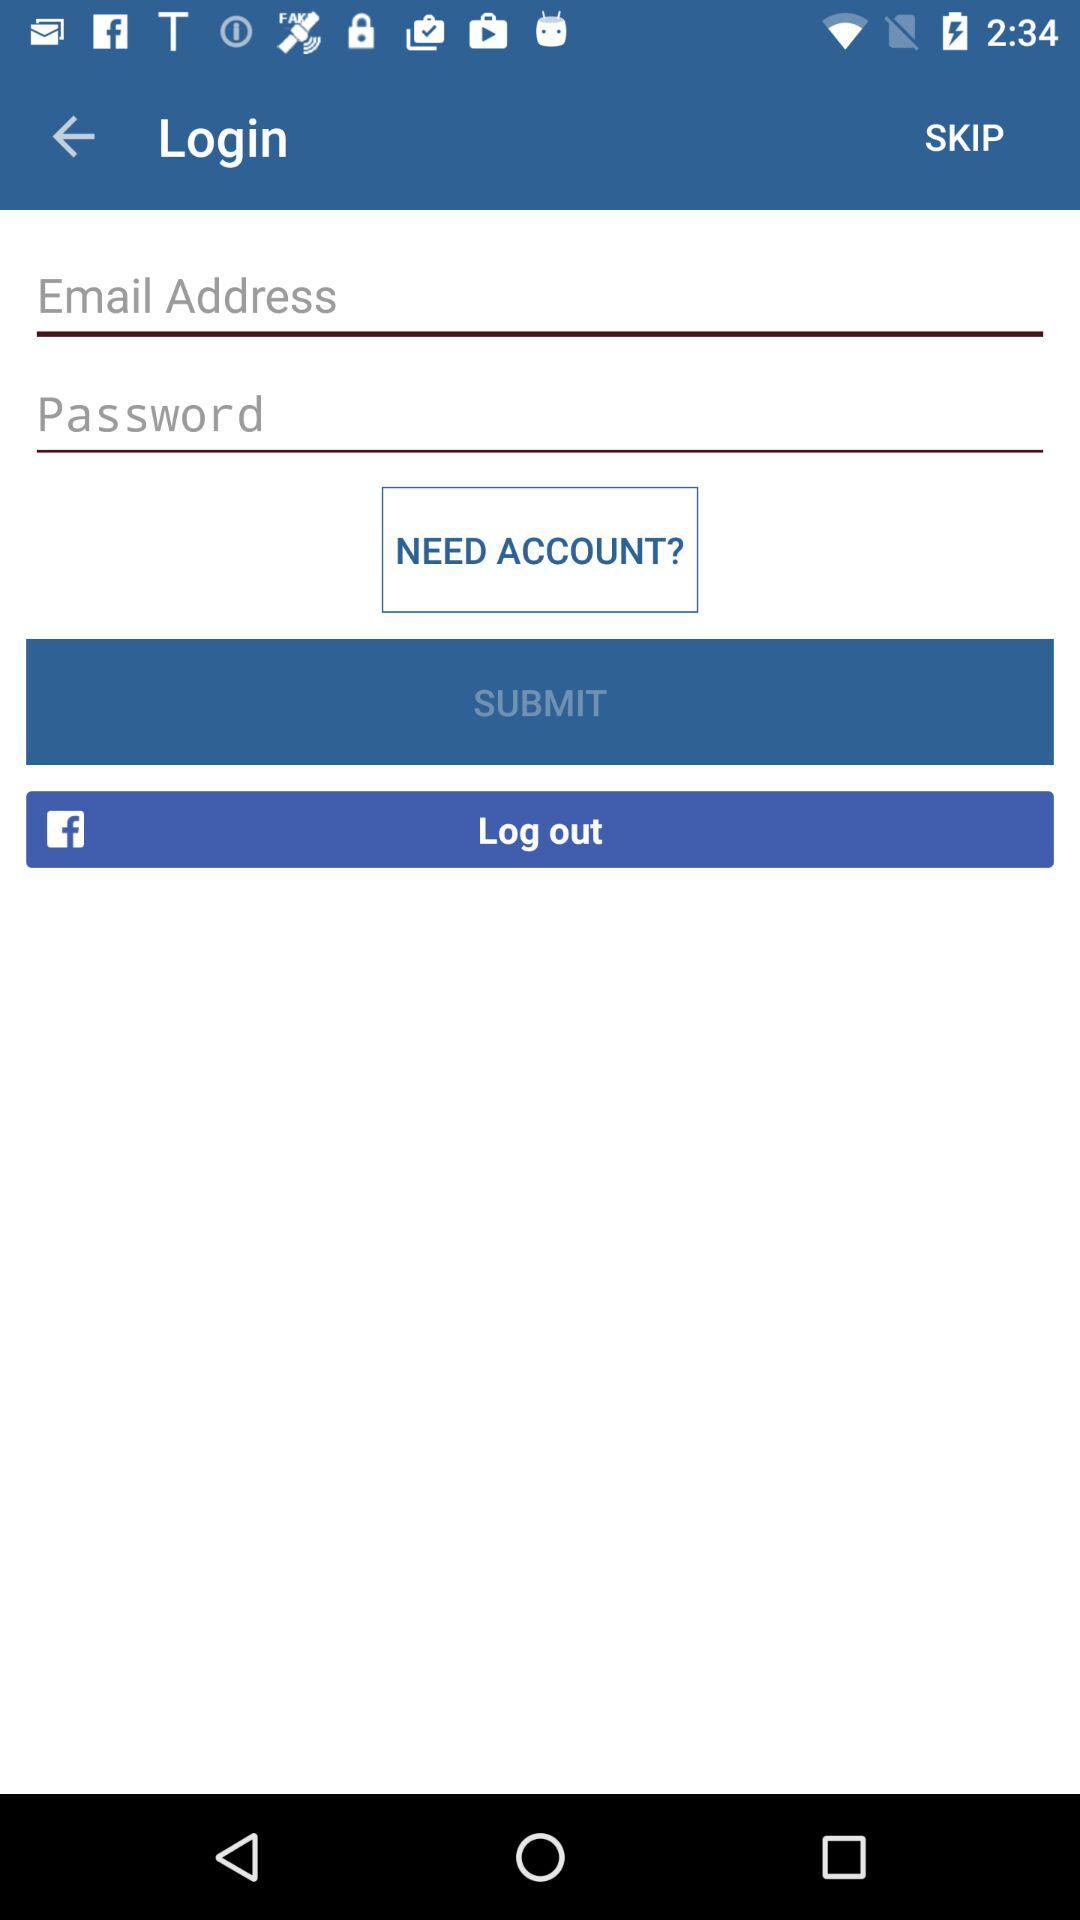  What do you see at coordinates (540, 412) in the screenshot?
I see `item above the need account? item` at bounding box center [540, 412].